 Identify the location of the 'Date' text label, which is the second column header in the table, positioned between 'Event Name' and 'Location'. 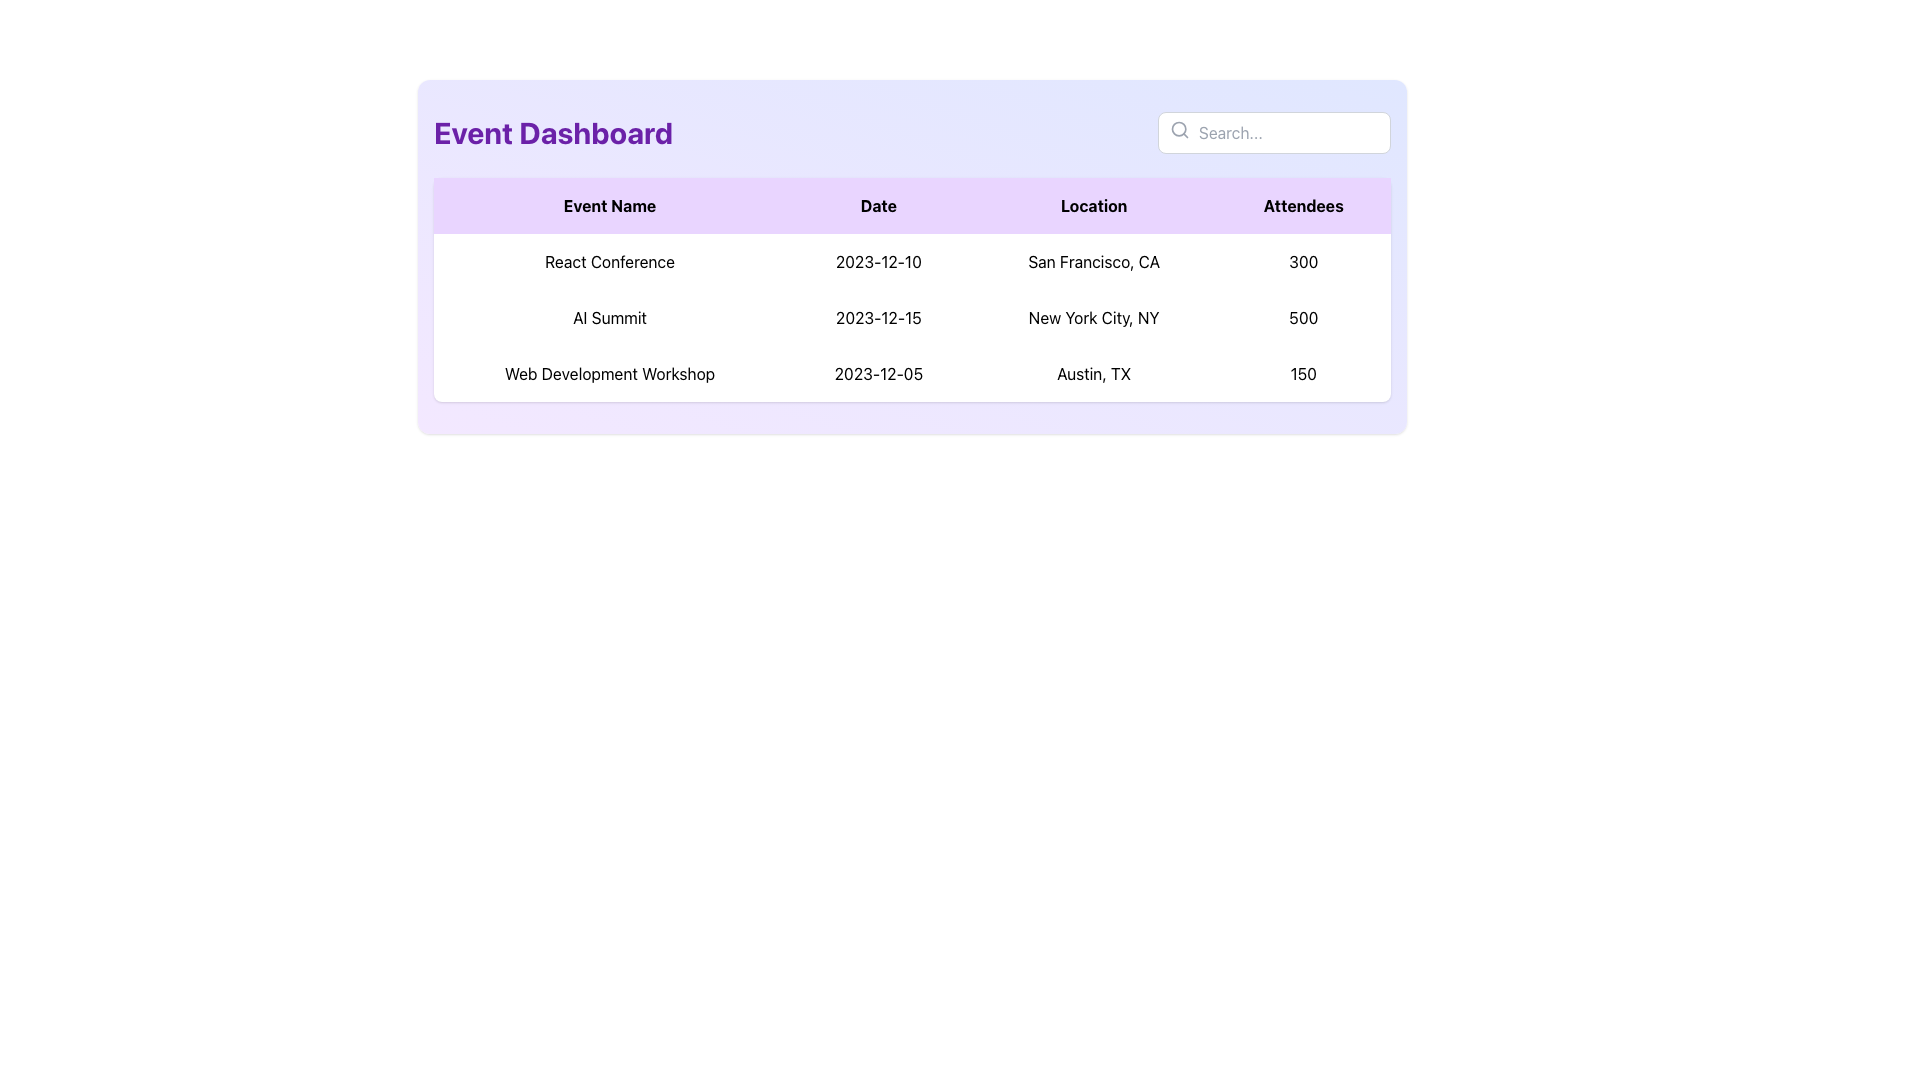
(878, 205).